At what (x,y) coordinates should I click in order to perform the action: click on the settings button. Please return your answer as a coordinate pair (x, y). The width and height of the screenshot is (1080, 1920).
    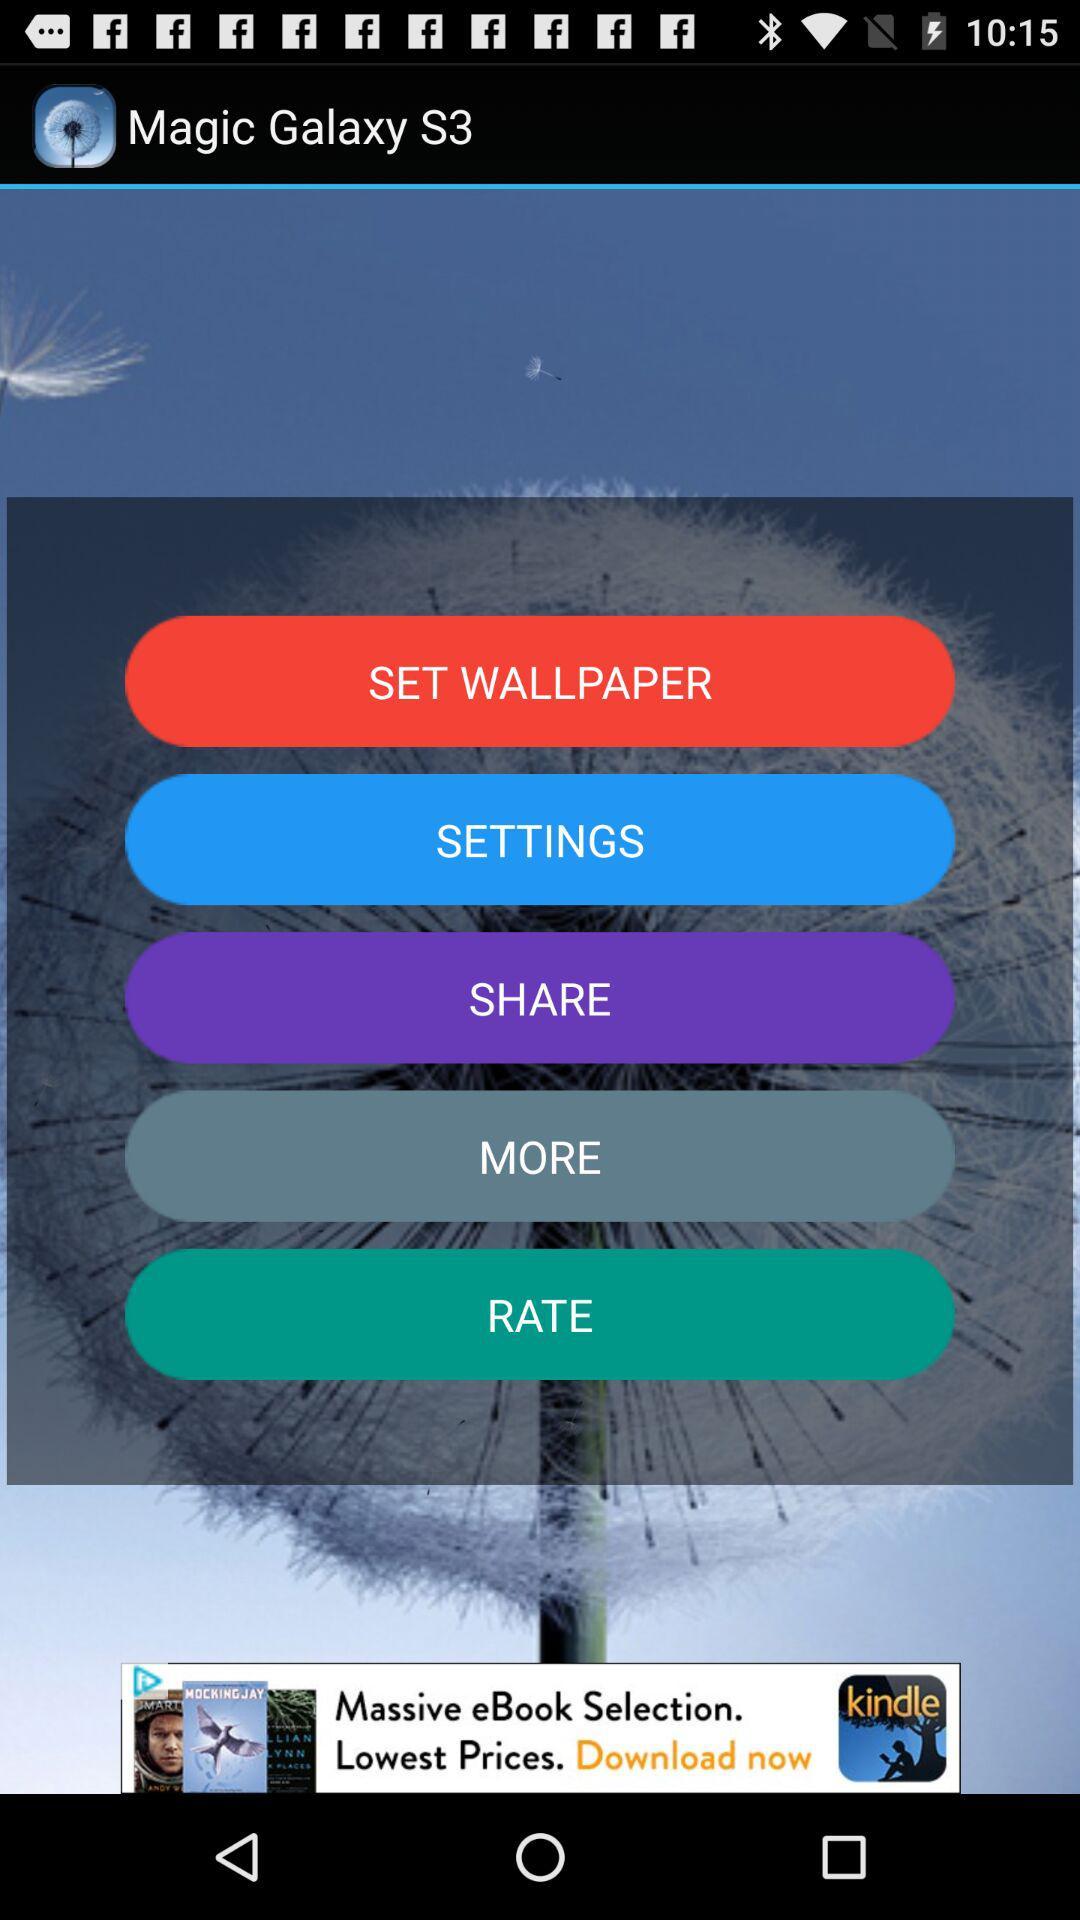
    Looking at the image, I should click on (540, 839).